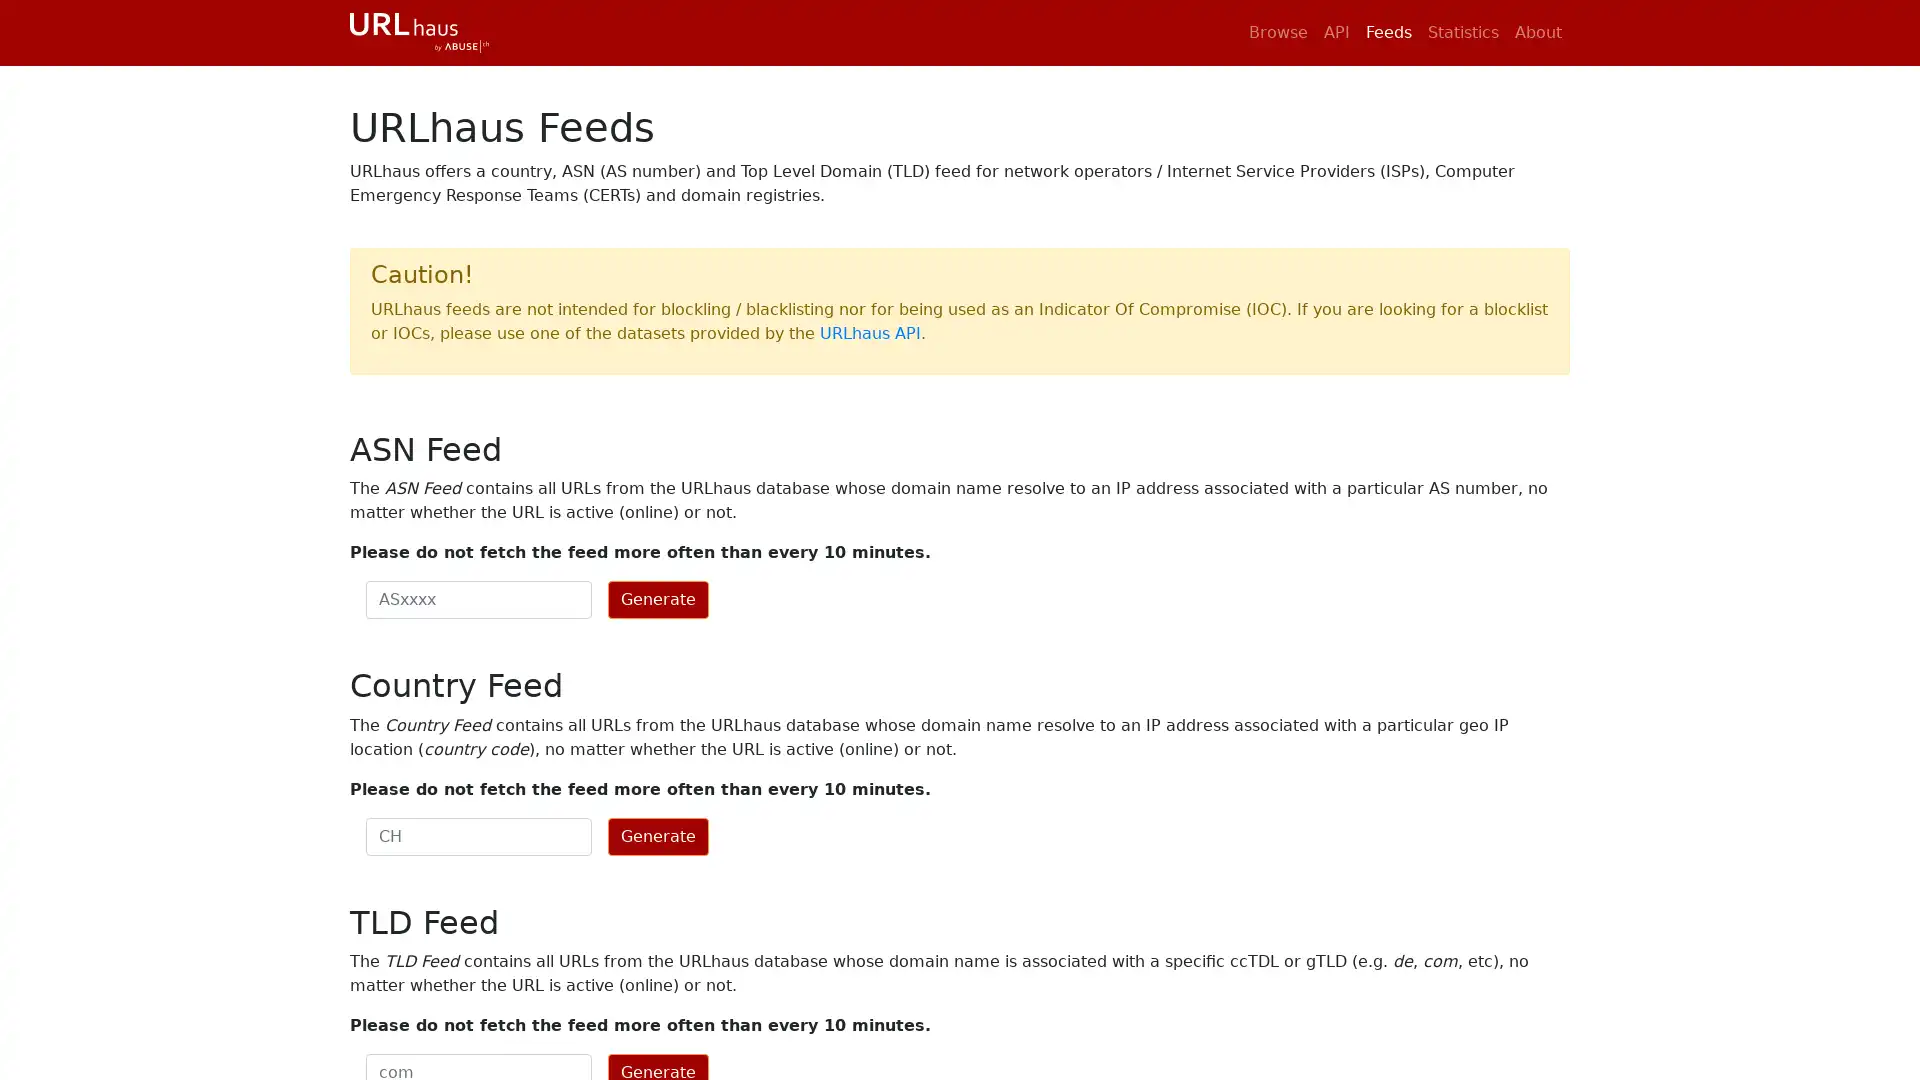 Image resolution: width=1920 pixels, height=1080 pixels. Describe the element at coordinates (658, 836) in the screenshot. I see `Generate` at that location.